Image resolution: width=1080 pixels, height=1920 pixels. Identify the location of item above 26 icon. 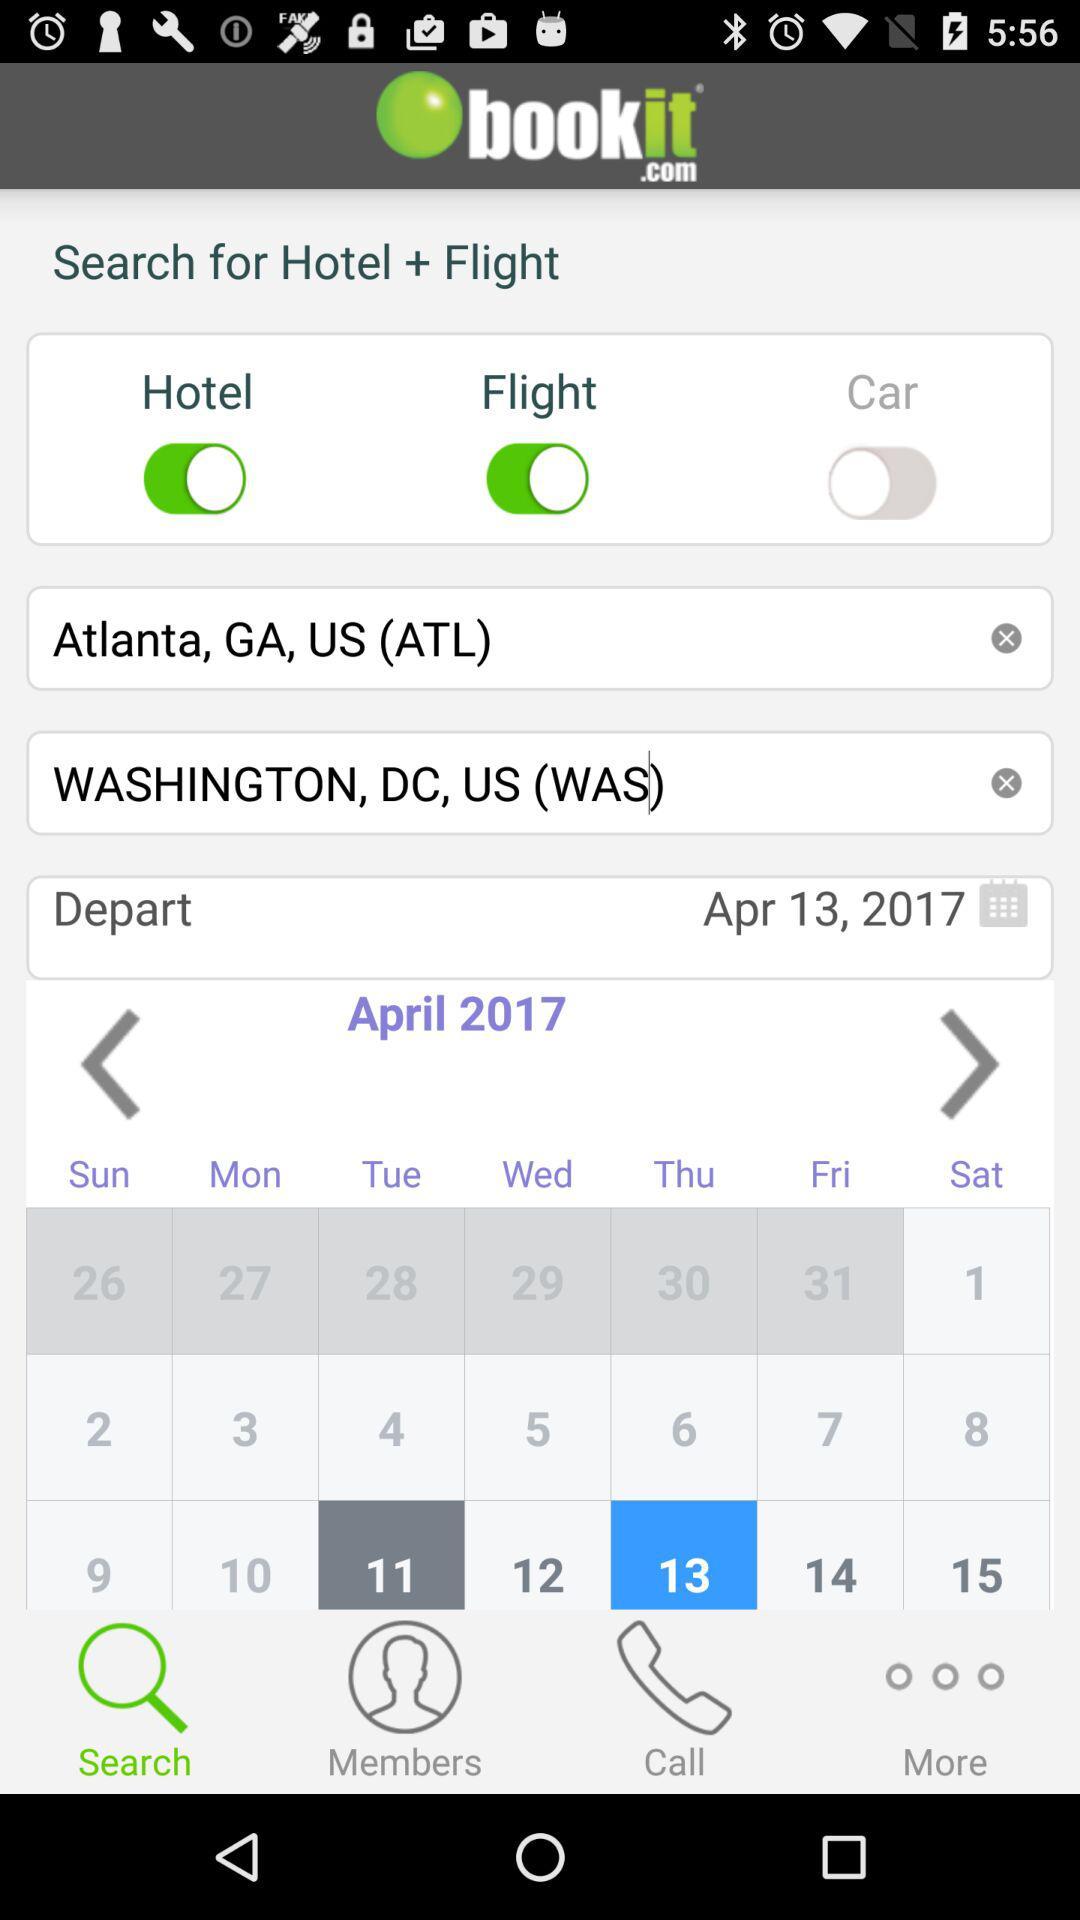
(99, 1178).